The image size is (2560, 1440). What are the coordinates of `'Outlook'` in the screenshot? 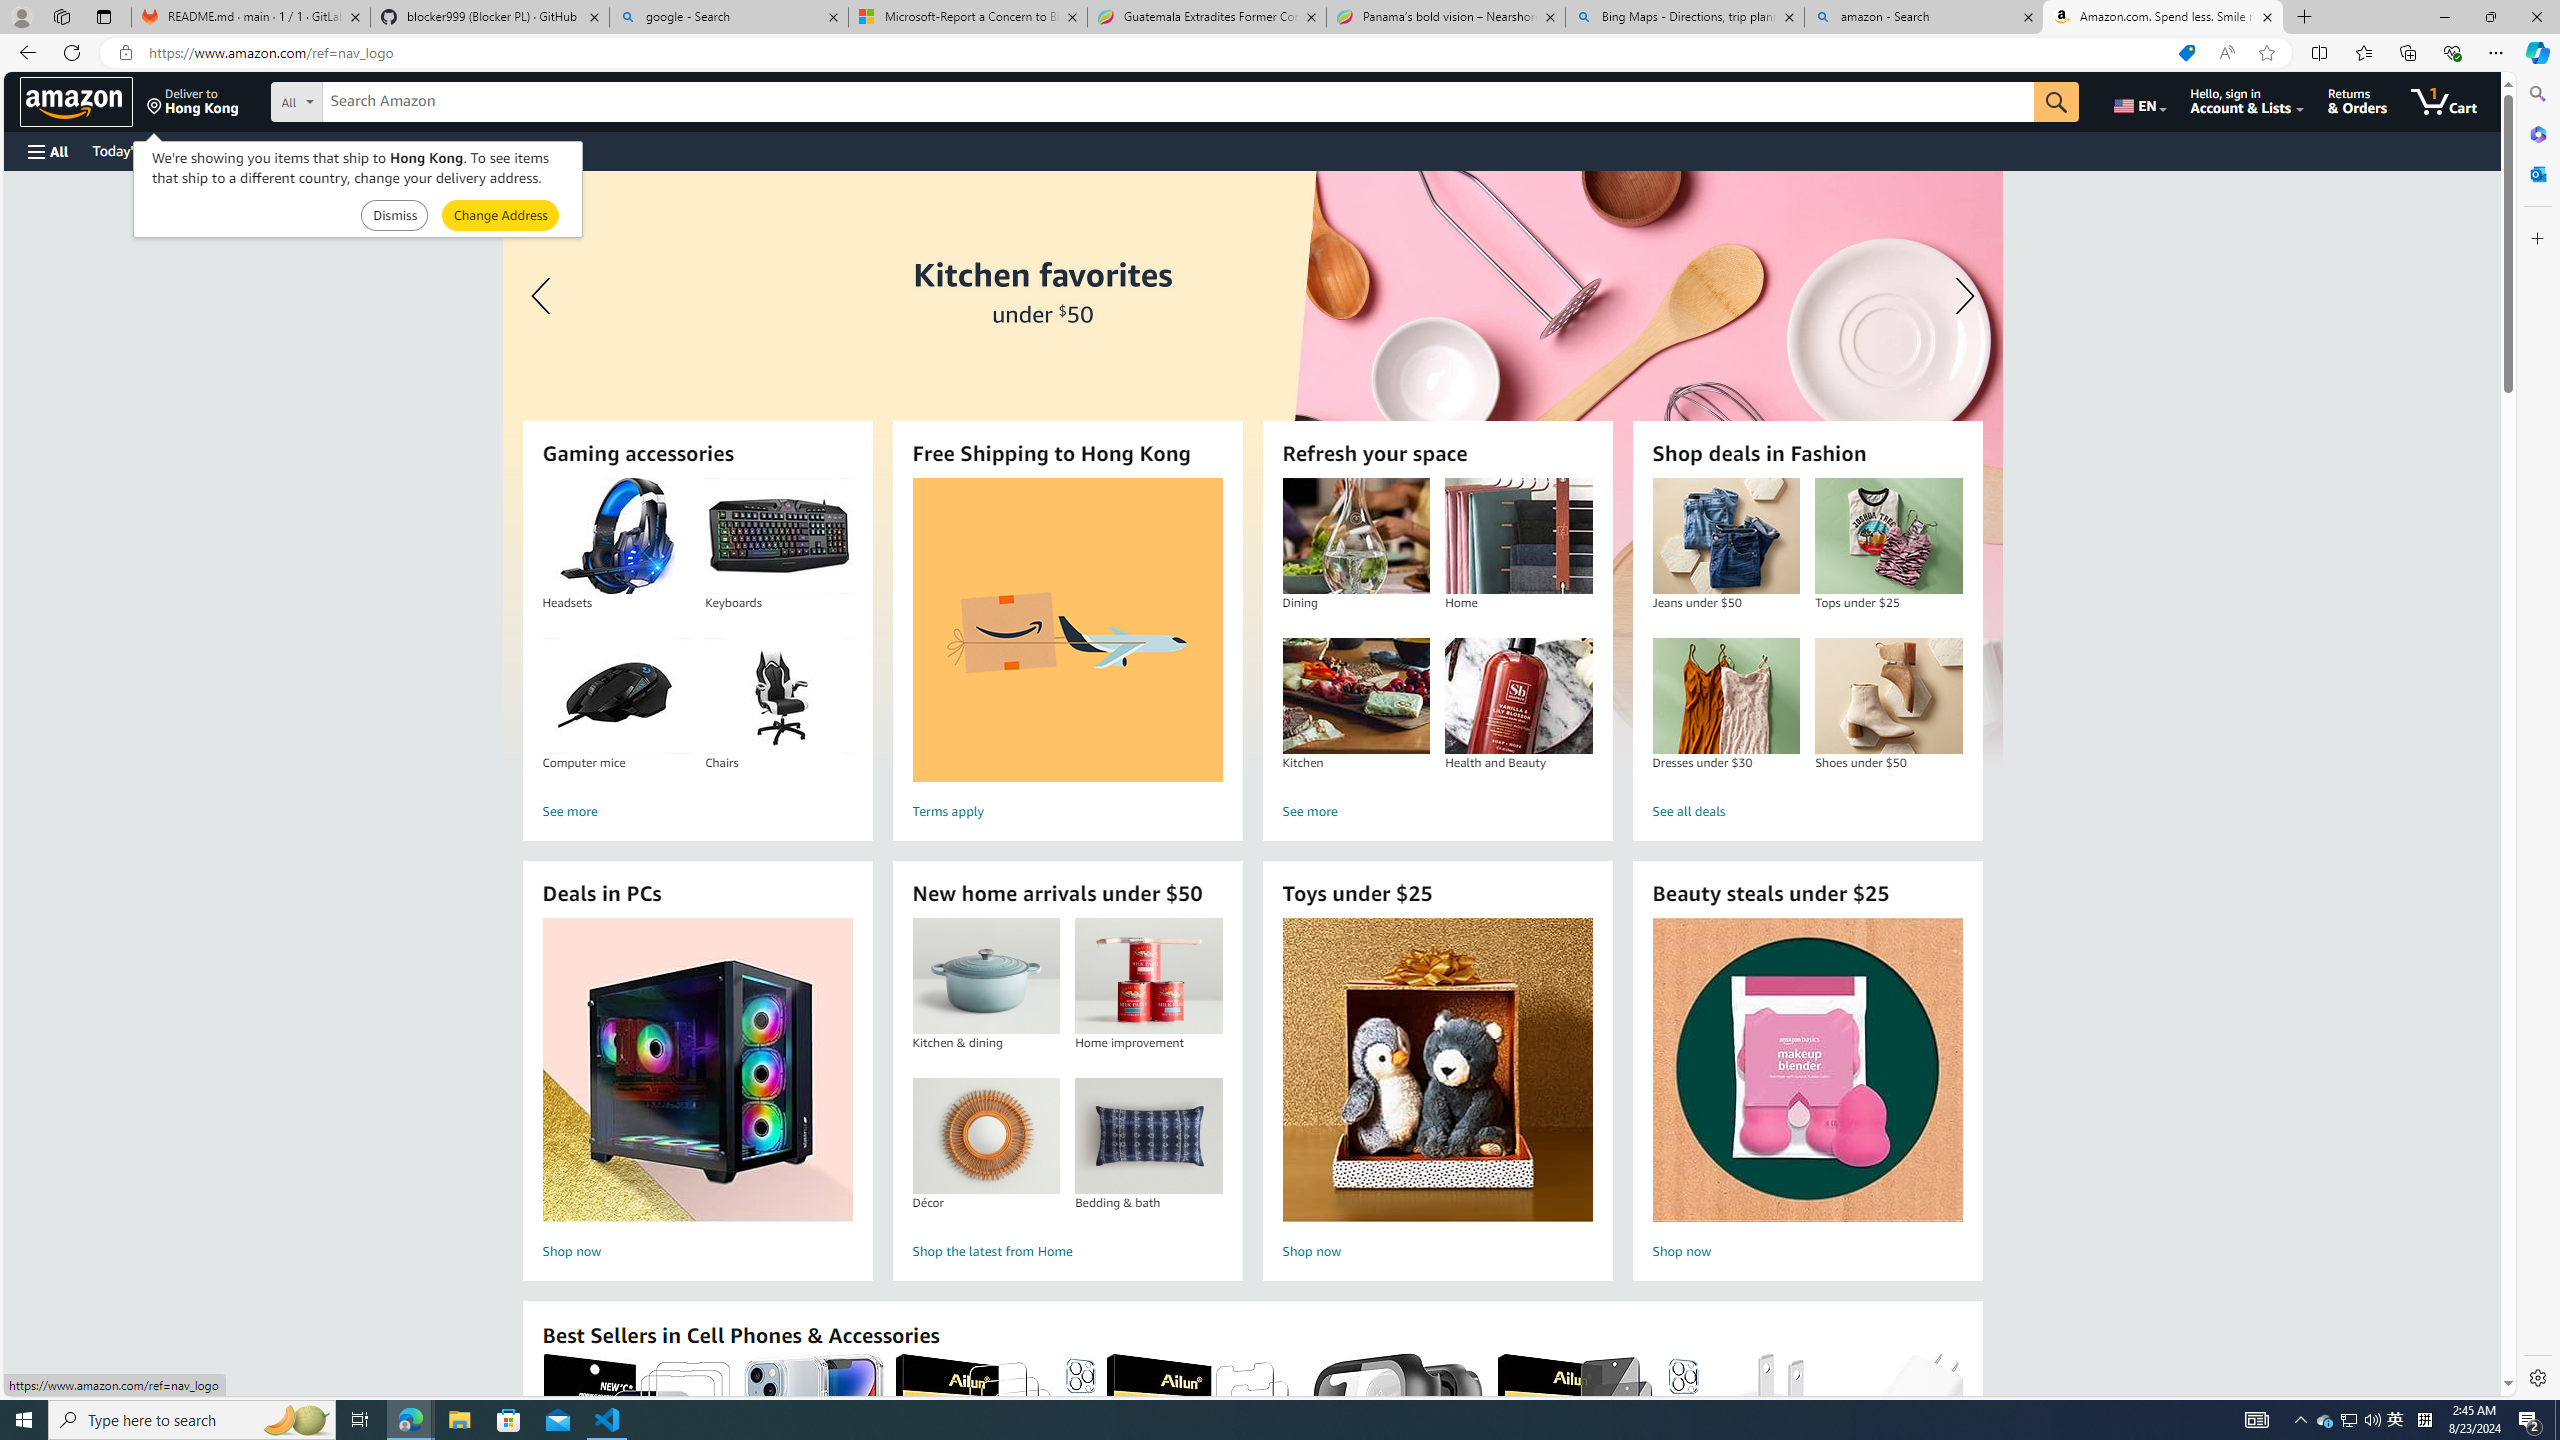 It's located at (2535, 172).